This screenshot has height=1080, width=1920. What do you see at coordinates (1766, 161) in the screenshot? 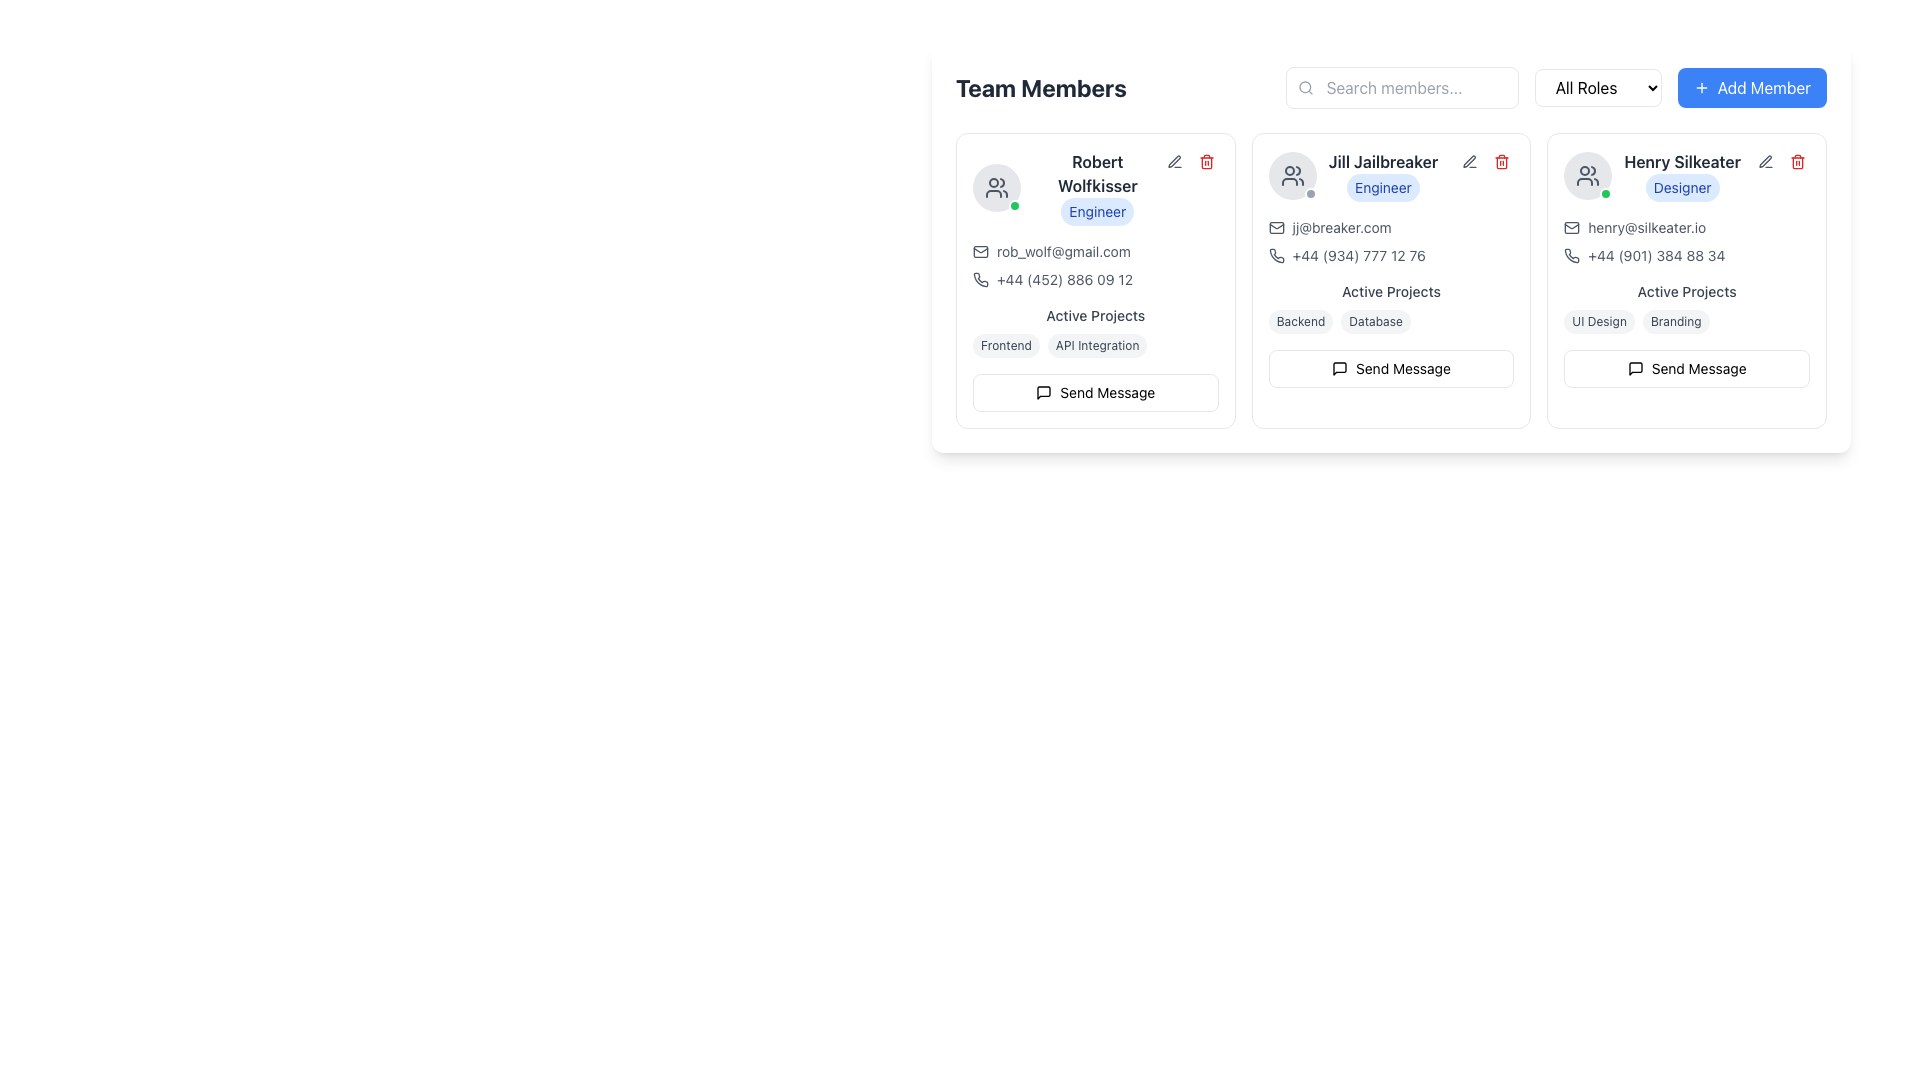
I see `the circular edit button with a pencil icon located at the top-right corner of the team member 'Henry Silkeater's' card` at bounding box center [1766, 161].